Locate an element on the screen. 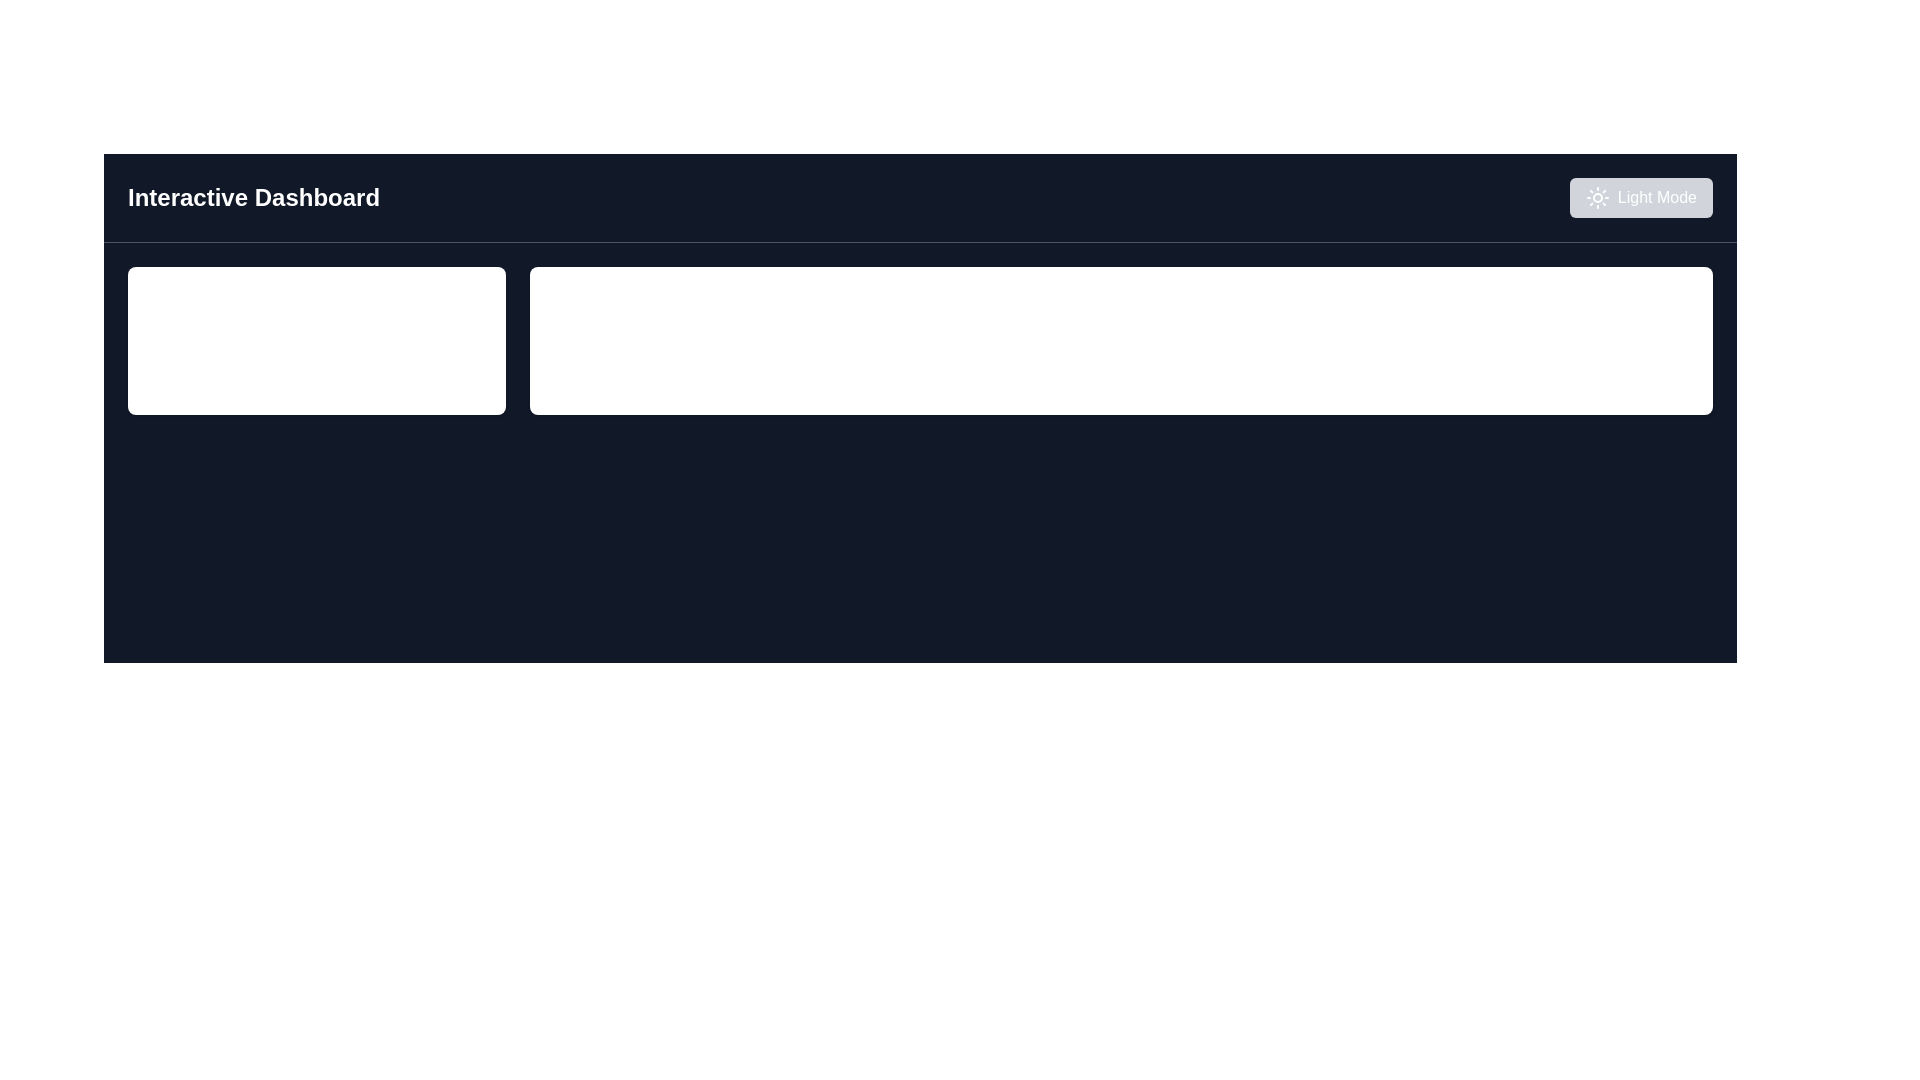 This screenshot has width=1920, height=1080. the 'Light Mode' button located at the top-right corner of the interface is located at coordinates (1596, 197).